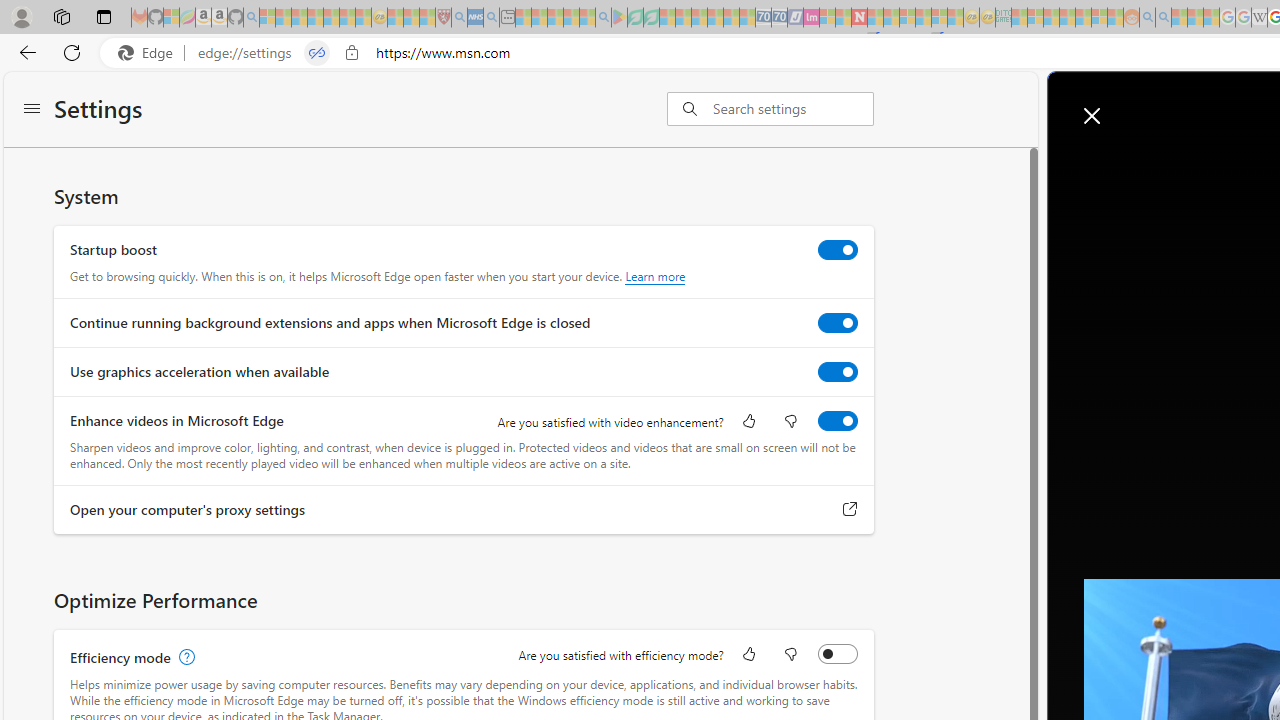 The image size is (1280, 720). What do you see at coordinates (634, 17) in the screenshot?
I see `'Terms of Use Agreement - Sleeping'` at bounding box center [634, 17].